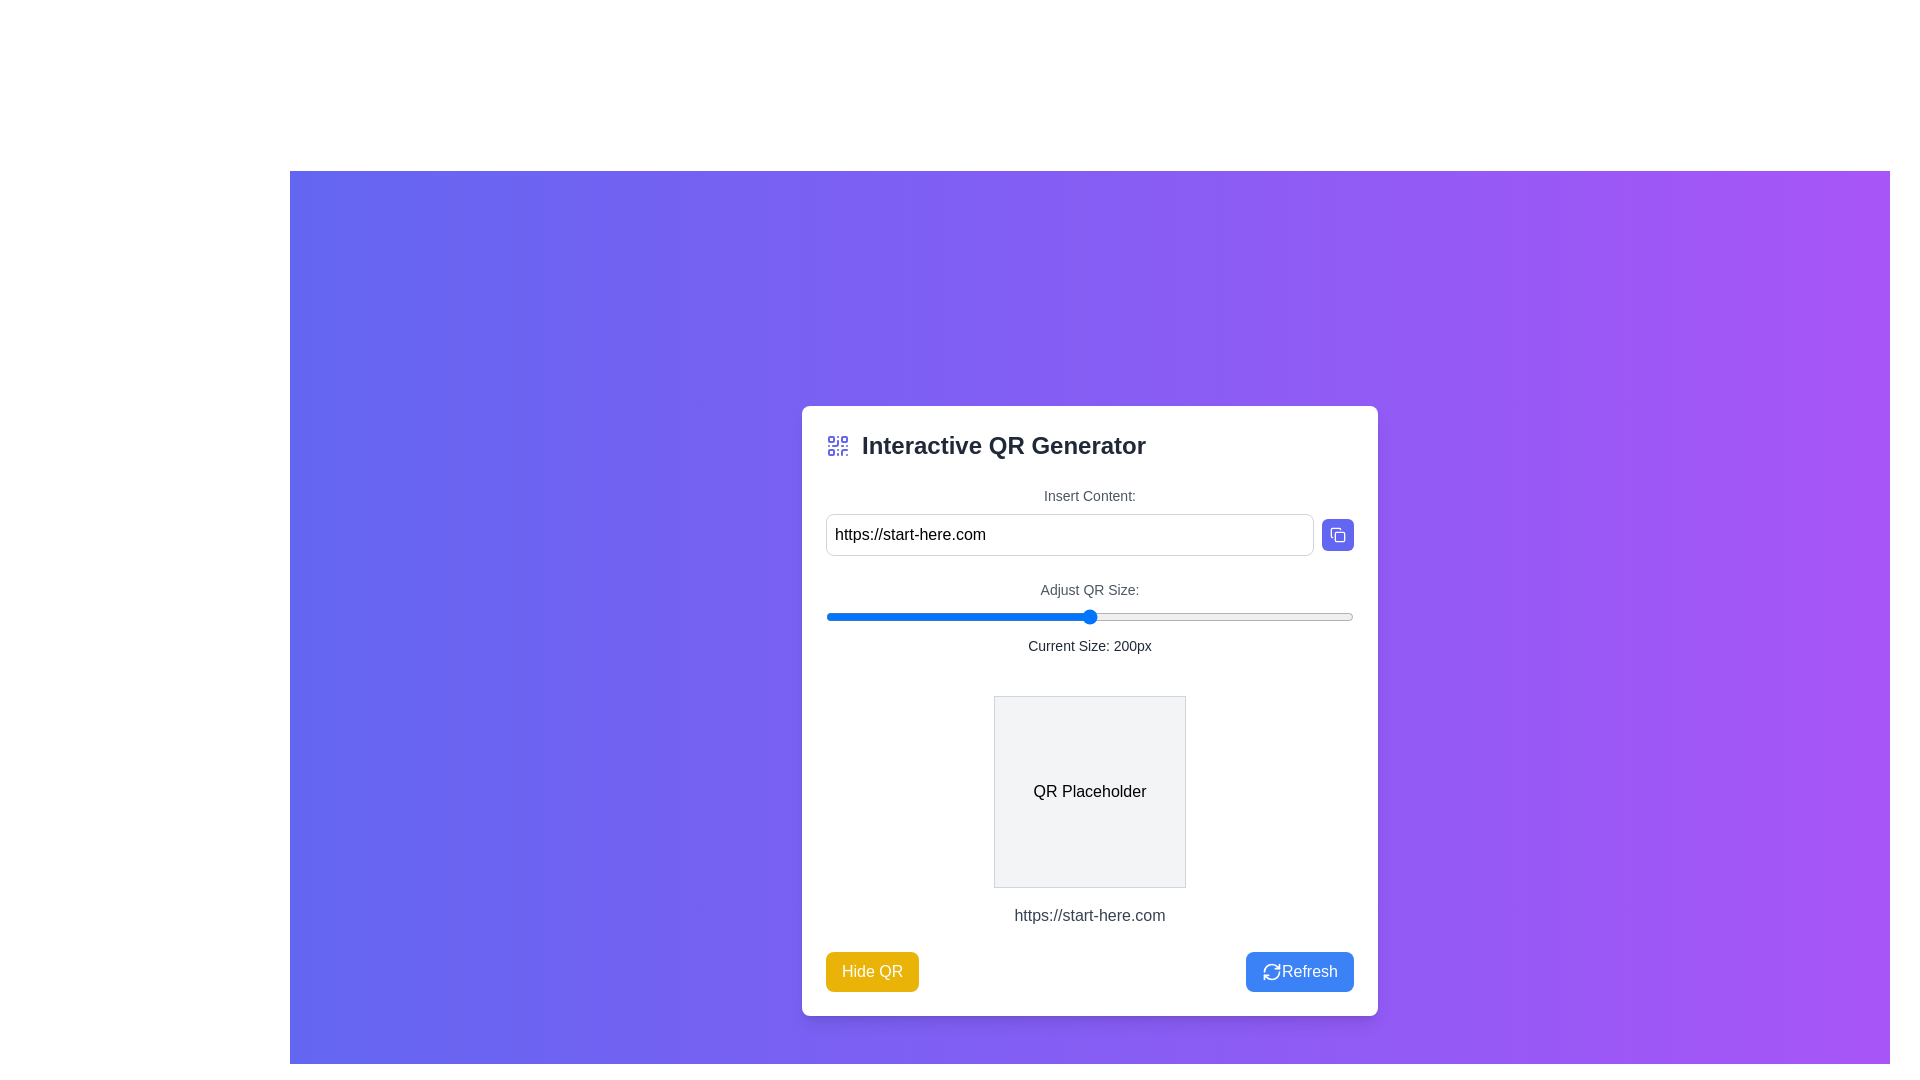 The image size is (1920, 1080). Describe the element at coordinates (1340, 616) in the screenshot. I see `the QR code size` at that location.